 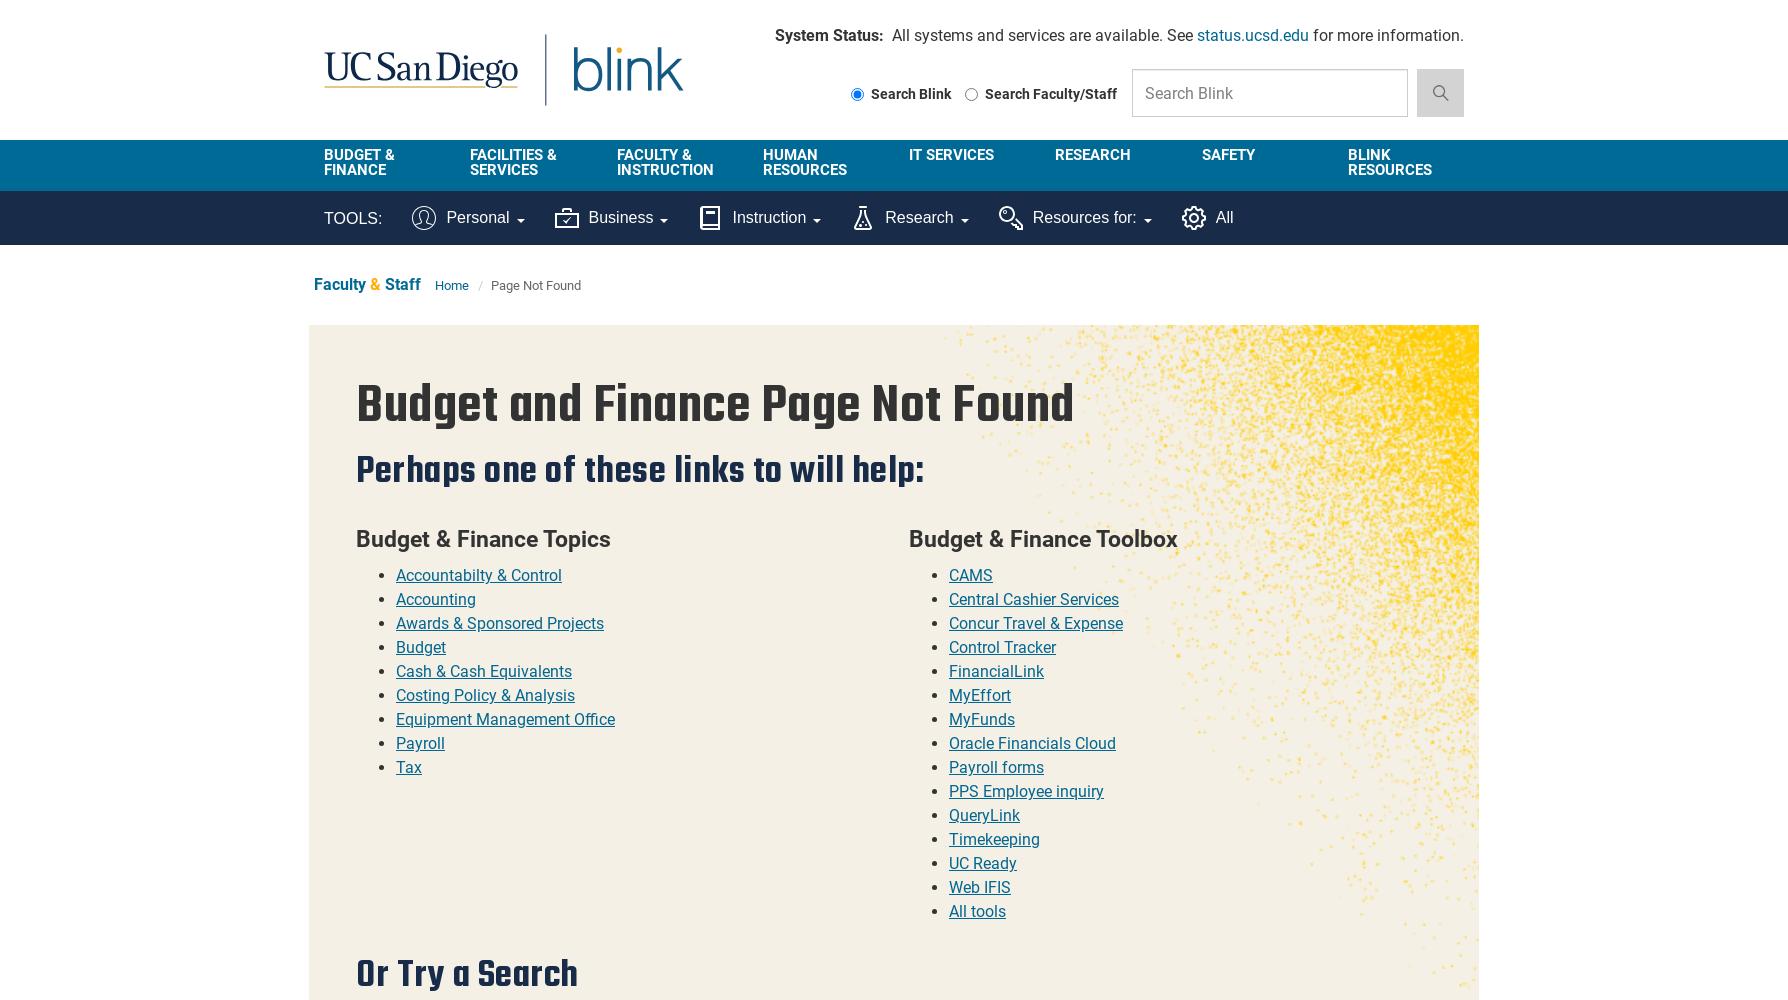 What do you see at coordinates (1032, 742) in the screenshot?
I see `'Oracle Financials Cloud'` at bounding box center [1032, 742].